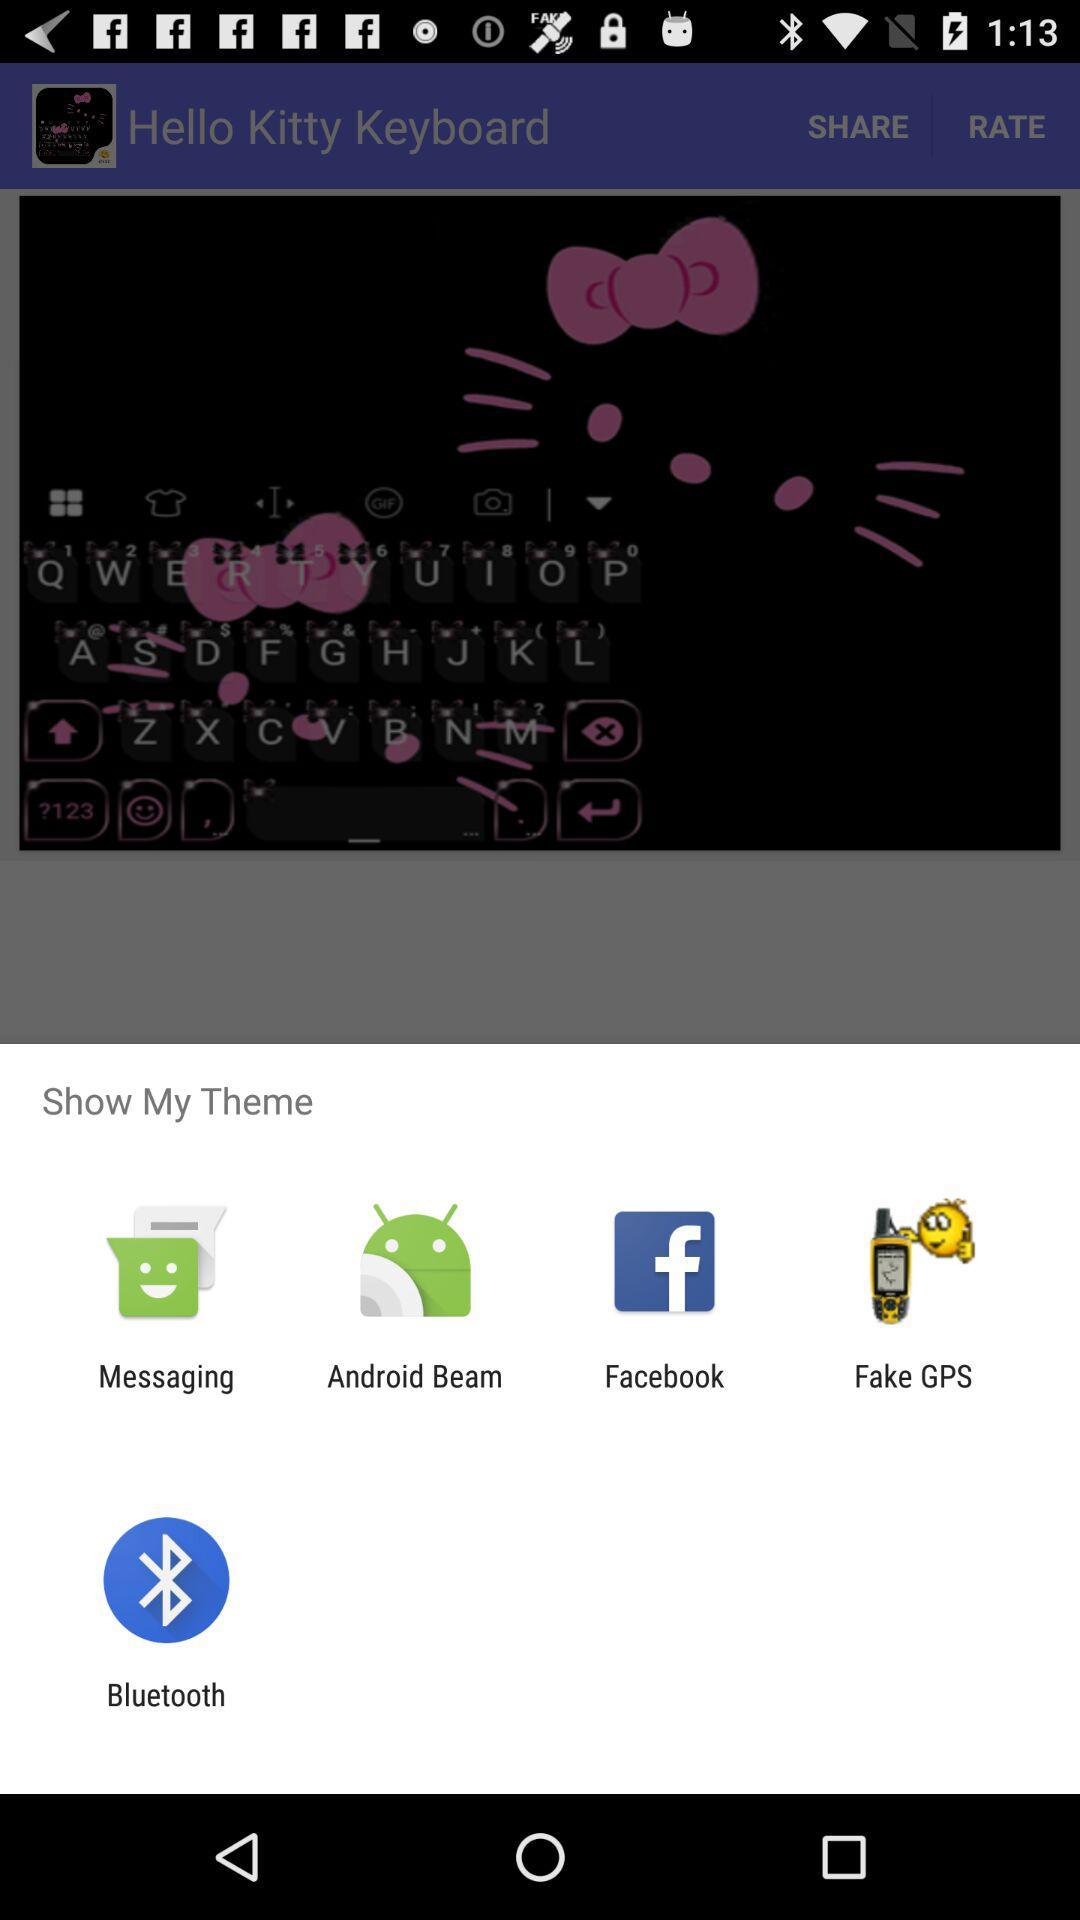 Image resolution: width=1080 pixels, height=1920 pixels. Describe the element at coordinates (664, 1392) in the screenshot. I see `facebook item` at that location.